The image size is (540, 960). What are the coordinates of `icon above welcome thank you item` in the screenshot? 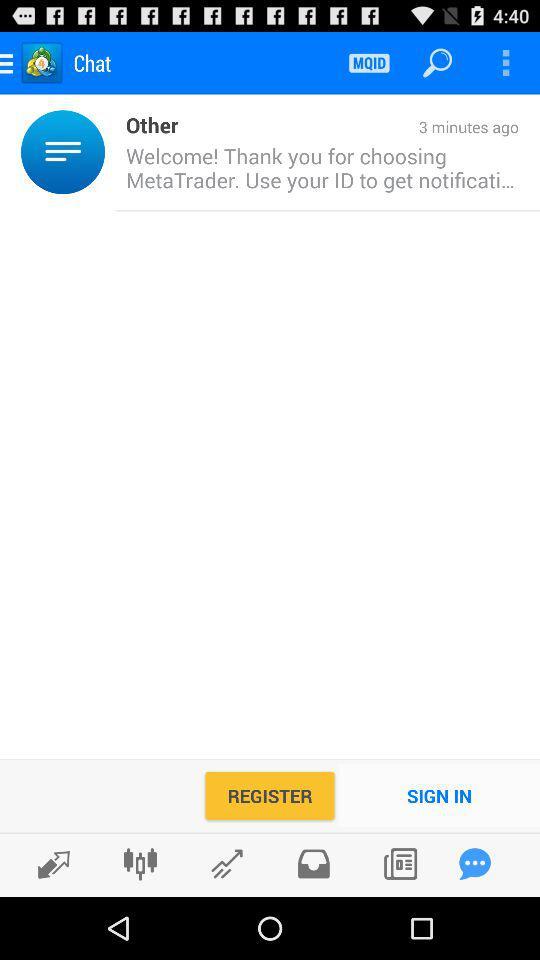 It's located at (347, 127).